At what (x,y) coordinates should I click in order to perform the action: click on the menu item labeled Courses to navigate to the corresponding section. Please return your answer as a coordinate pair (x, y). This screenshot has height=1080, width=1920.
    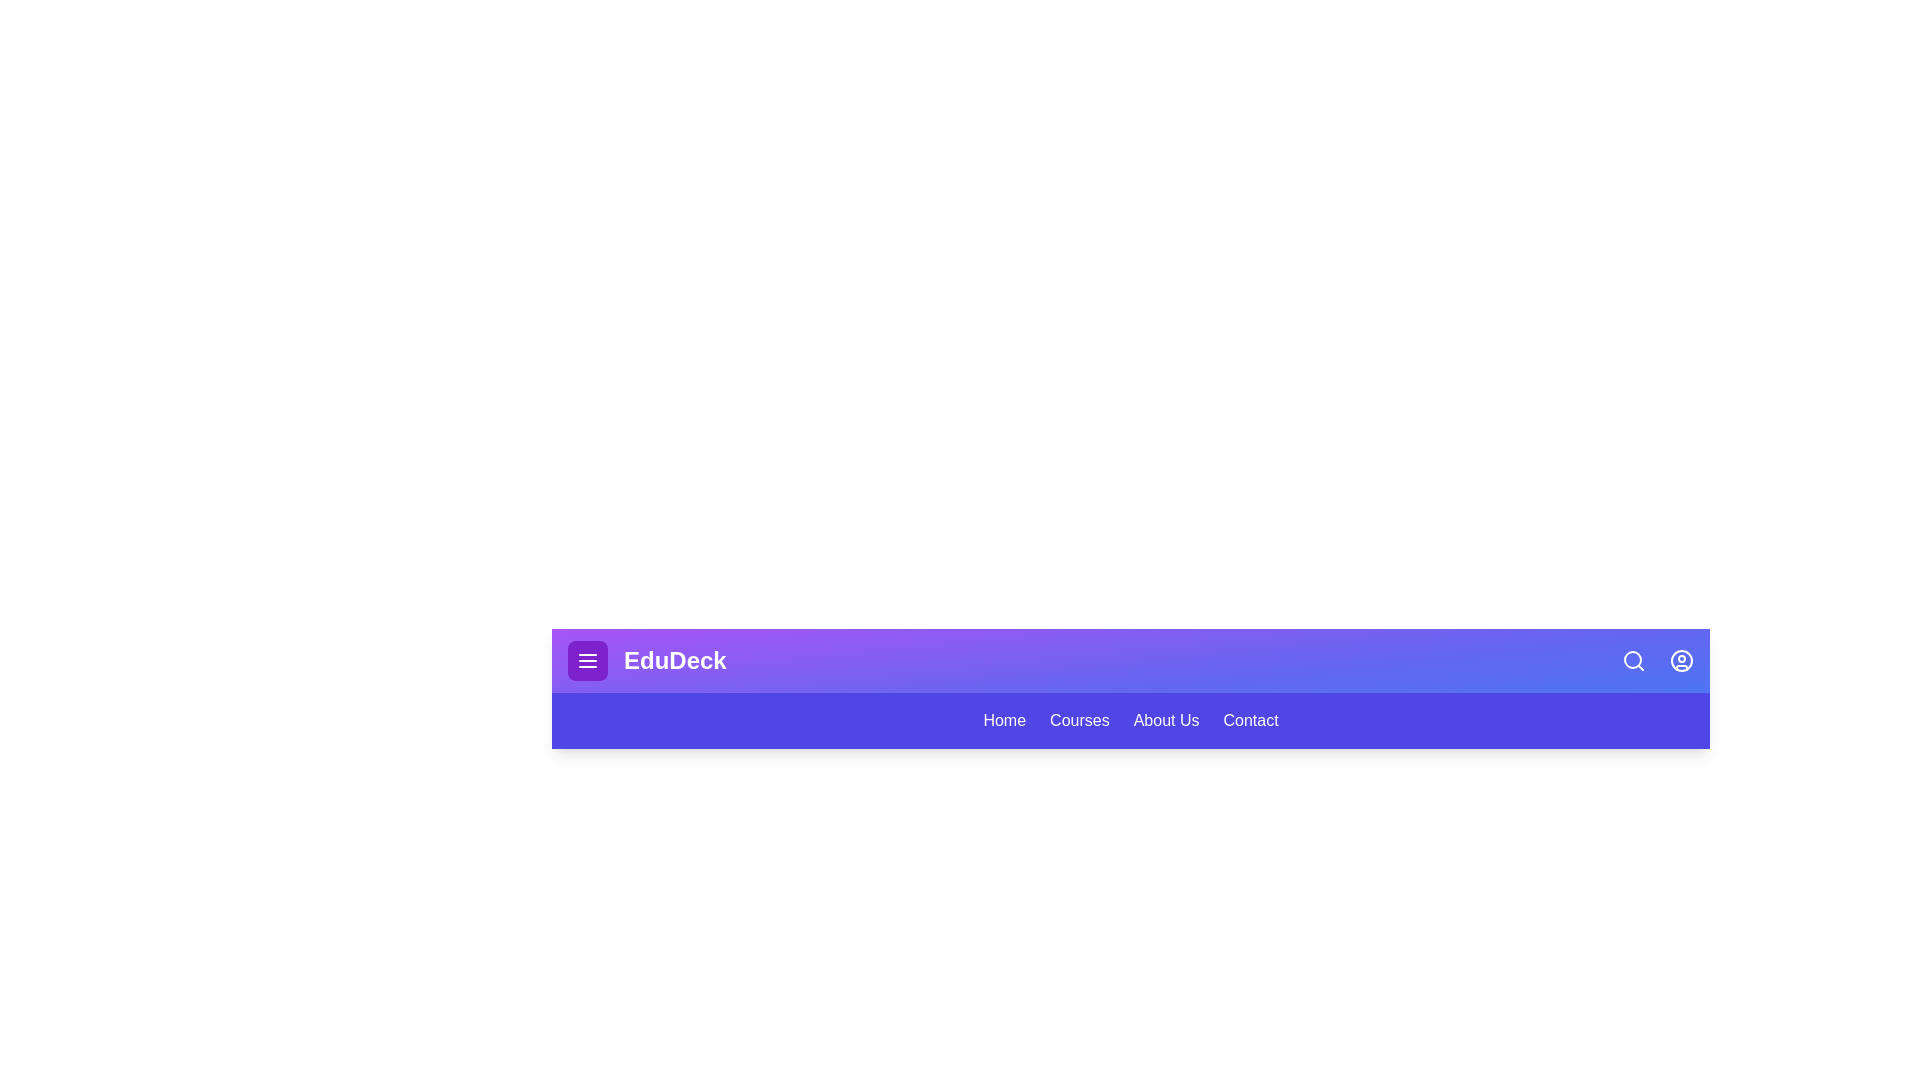
    Looking at the image, I should click on (1078, 721).